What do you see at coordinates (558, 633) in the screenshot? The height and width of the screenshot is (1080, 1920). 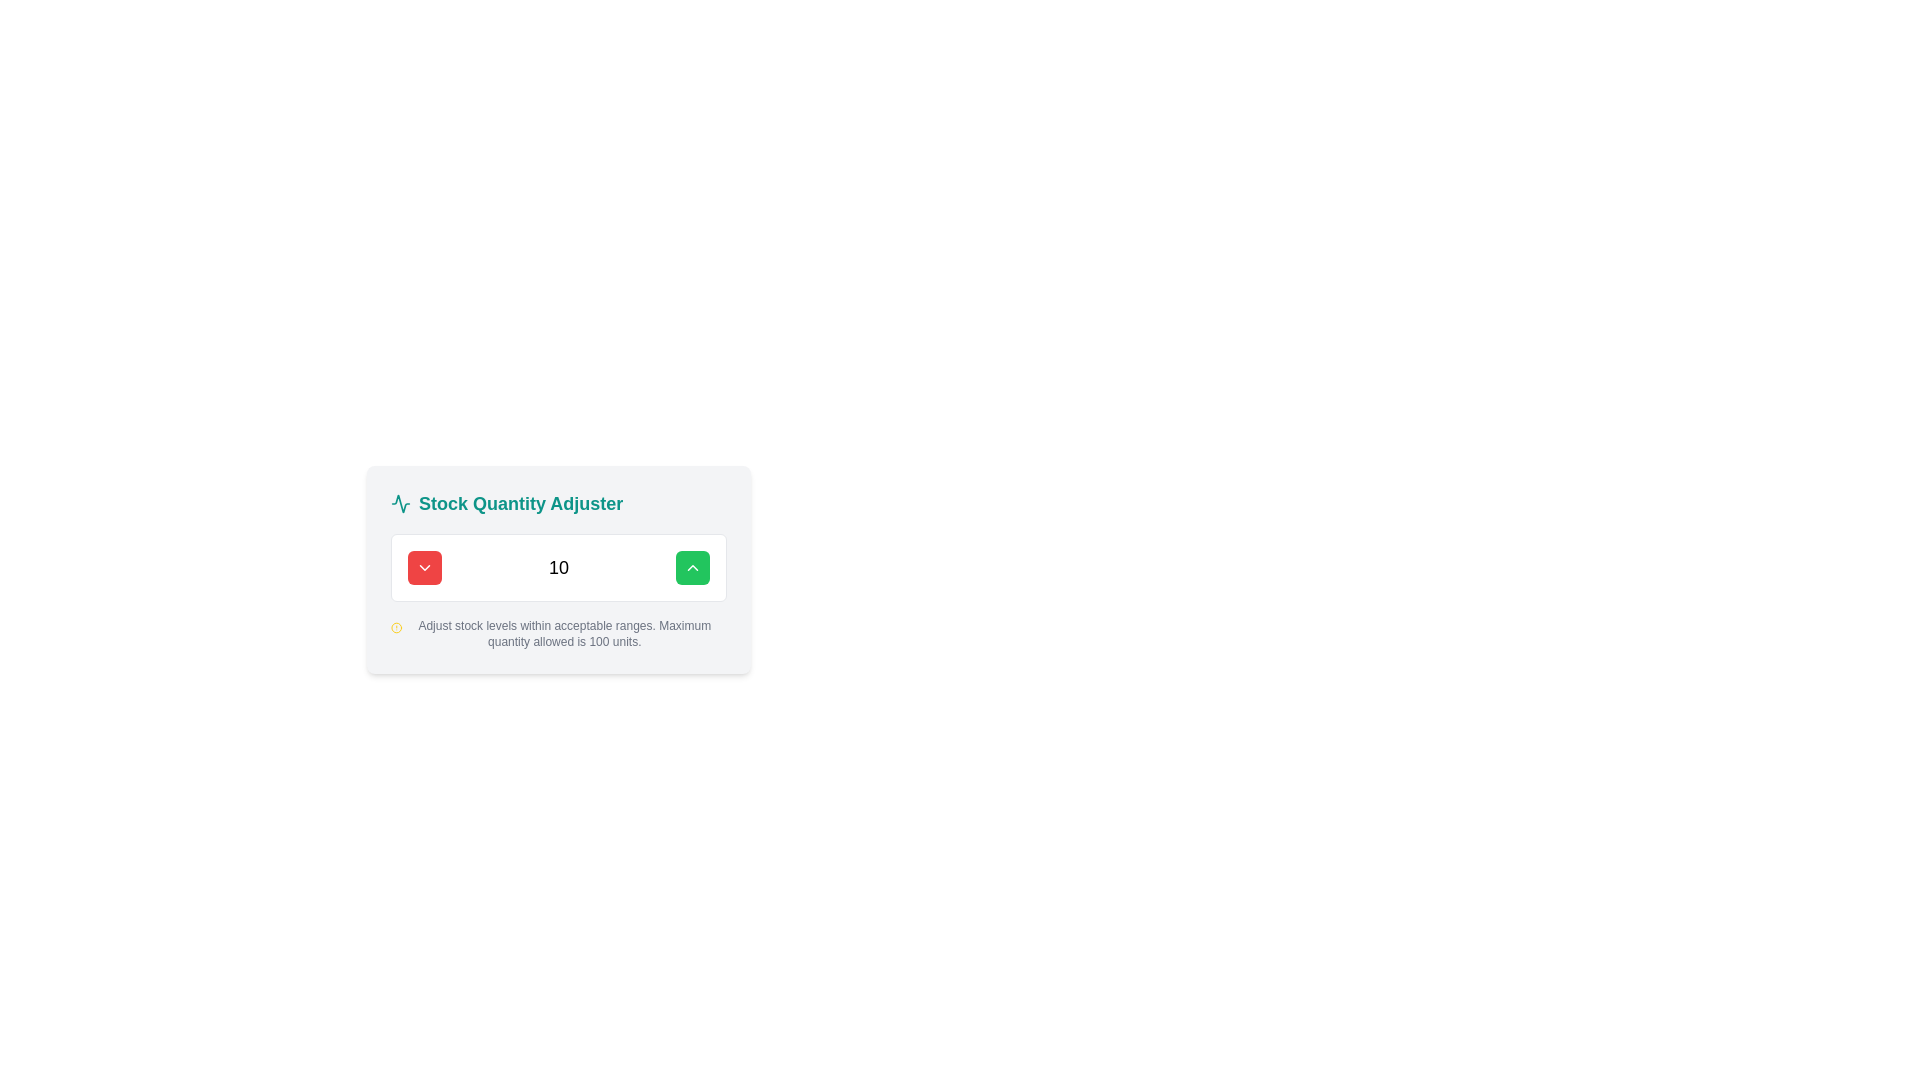 I see `the informational text element that consists of a small yellow alert icon and the message 'Adjust stock levels within acceptable ranges. Maximum quantity allowed is 100 units.' located at the bottom of the 'Stock Quantity Adjuster' card` at bounding box center [558, 633].